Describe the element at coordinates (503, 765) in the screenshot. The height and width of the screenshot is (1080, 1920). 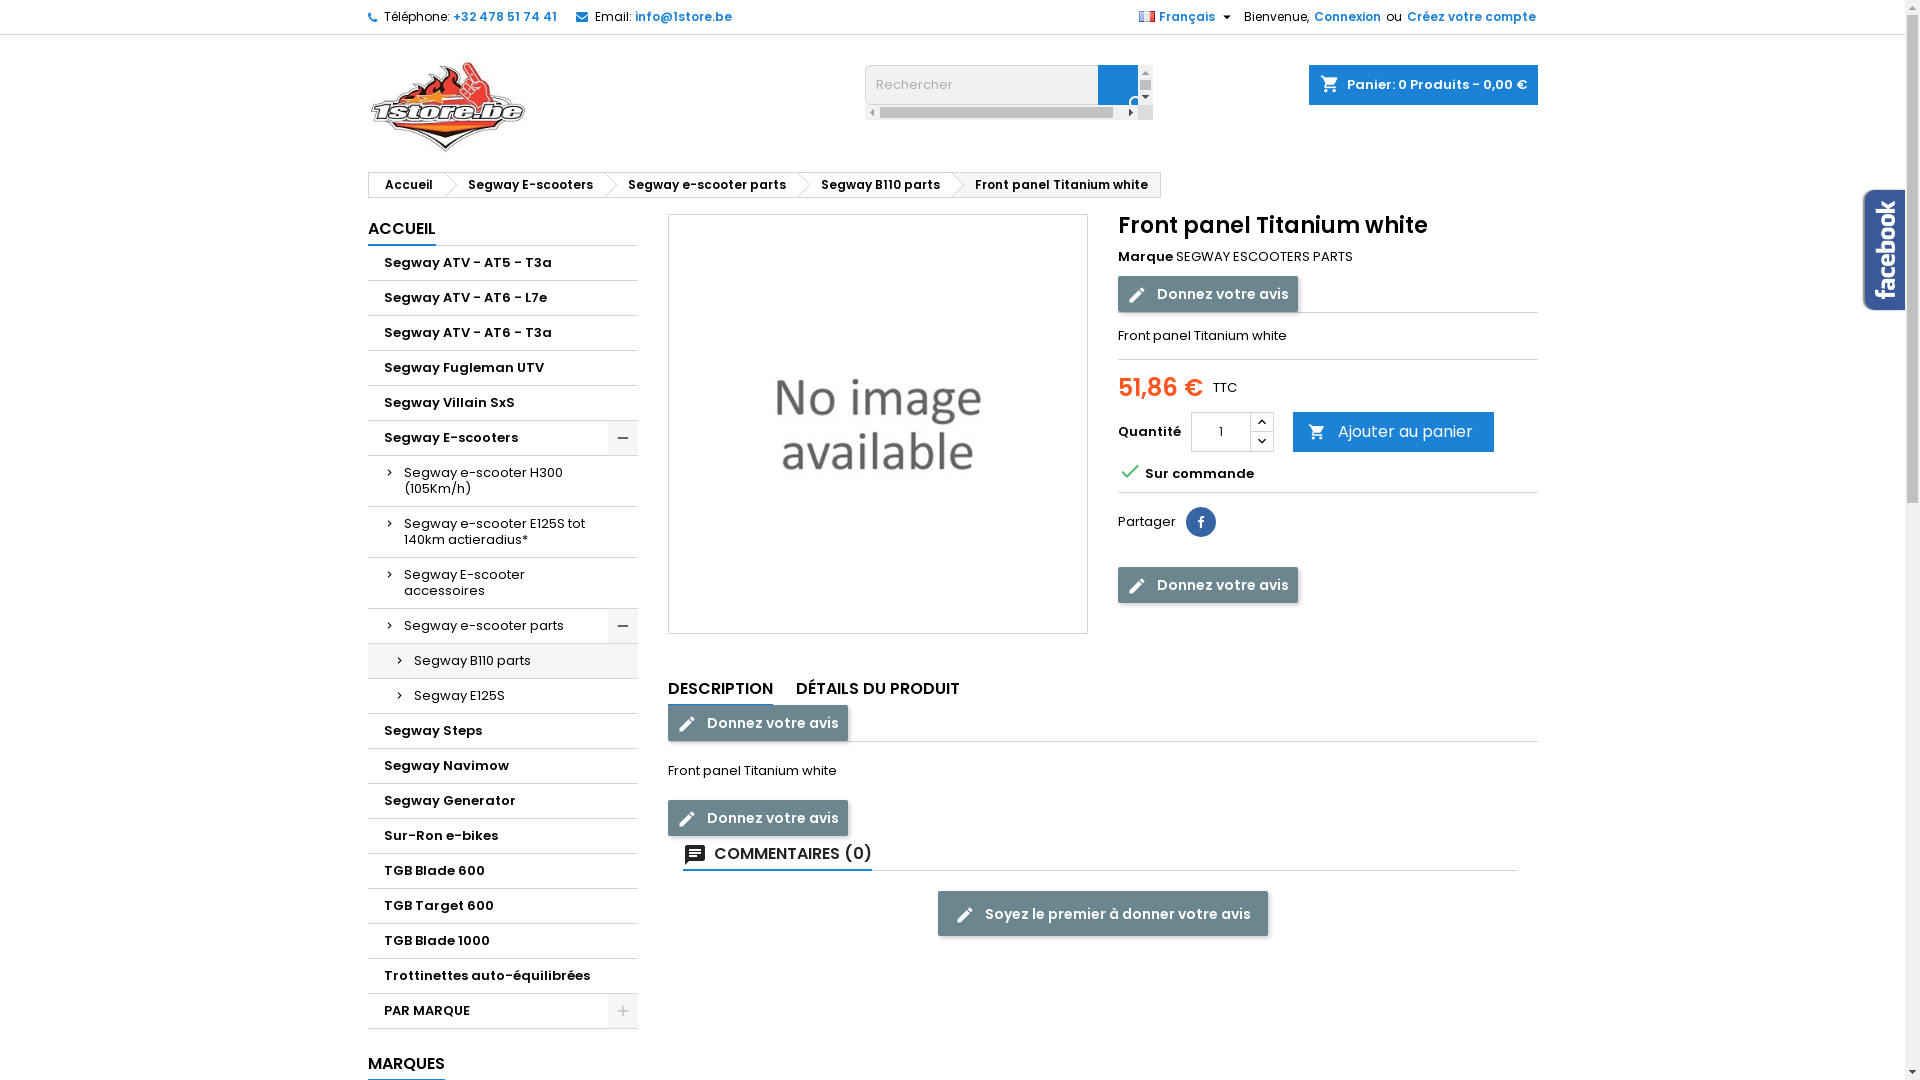
I see `'Segway Navimow'` at that location.